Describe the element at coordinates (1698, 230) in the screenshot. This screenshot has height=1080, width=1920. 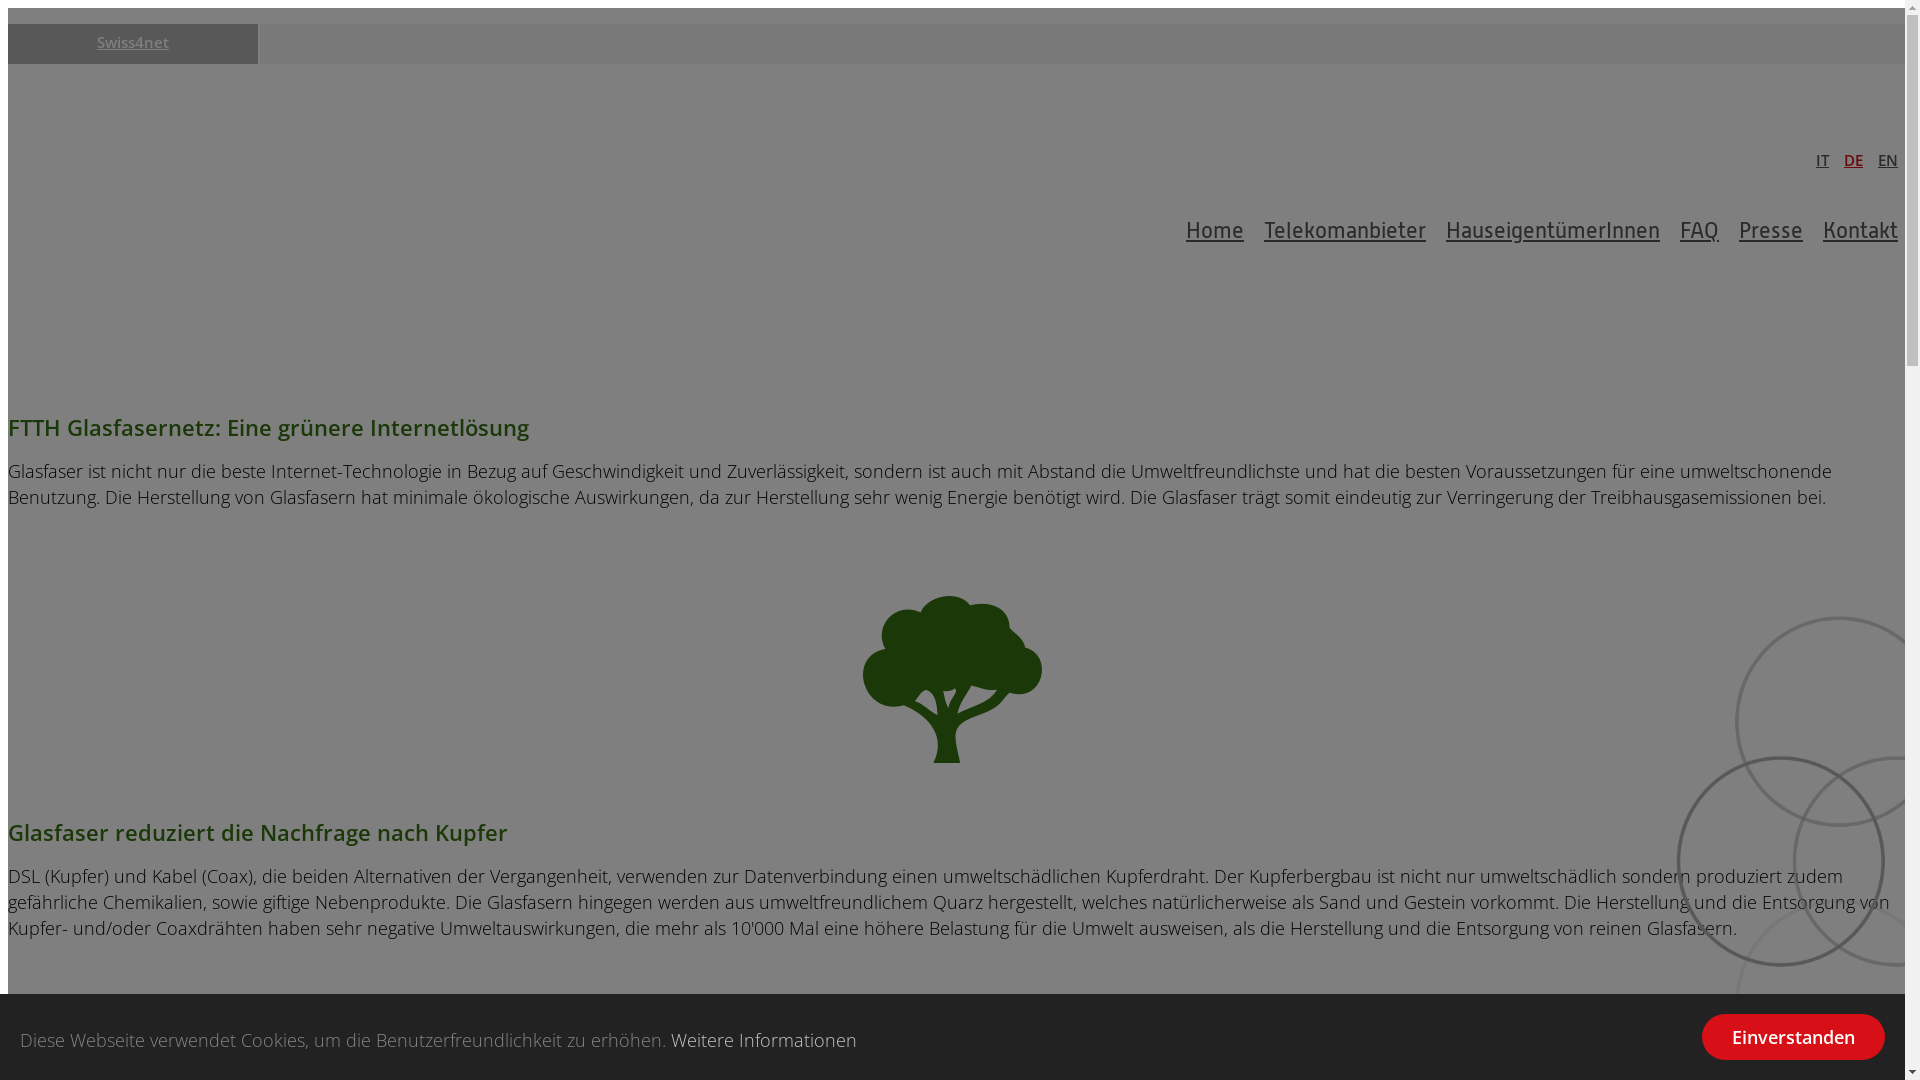
I see `'FAQ'` at that location.